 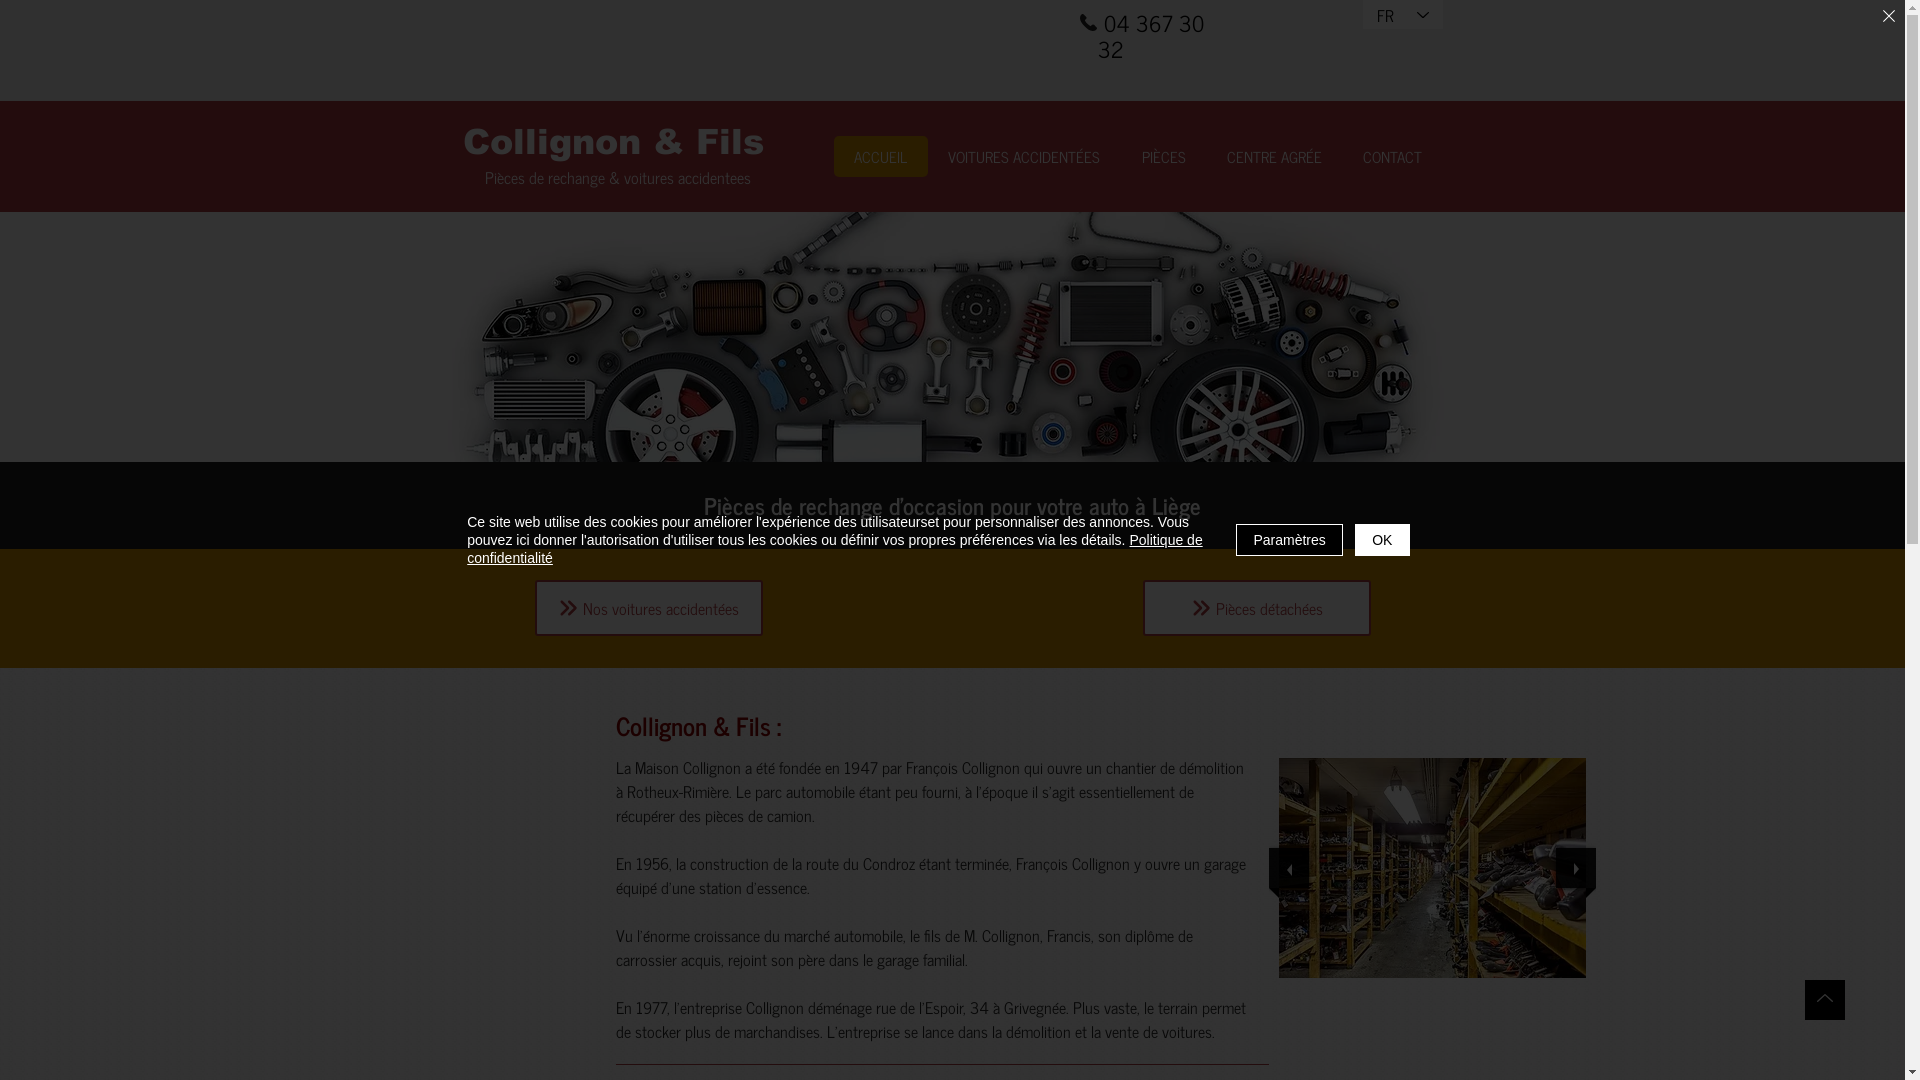 I want to click on 'OK', so click(x=1381, y=540).